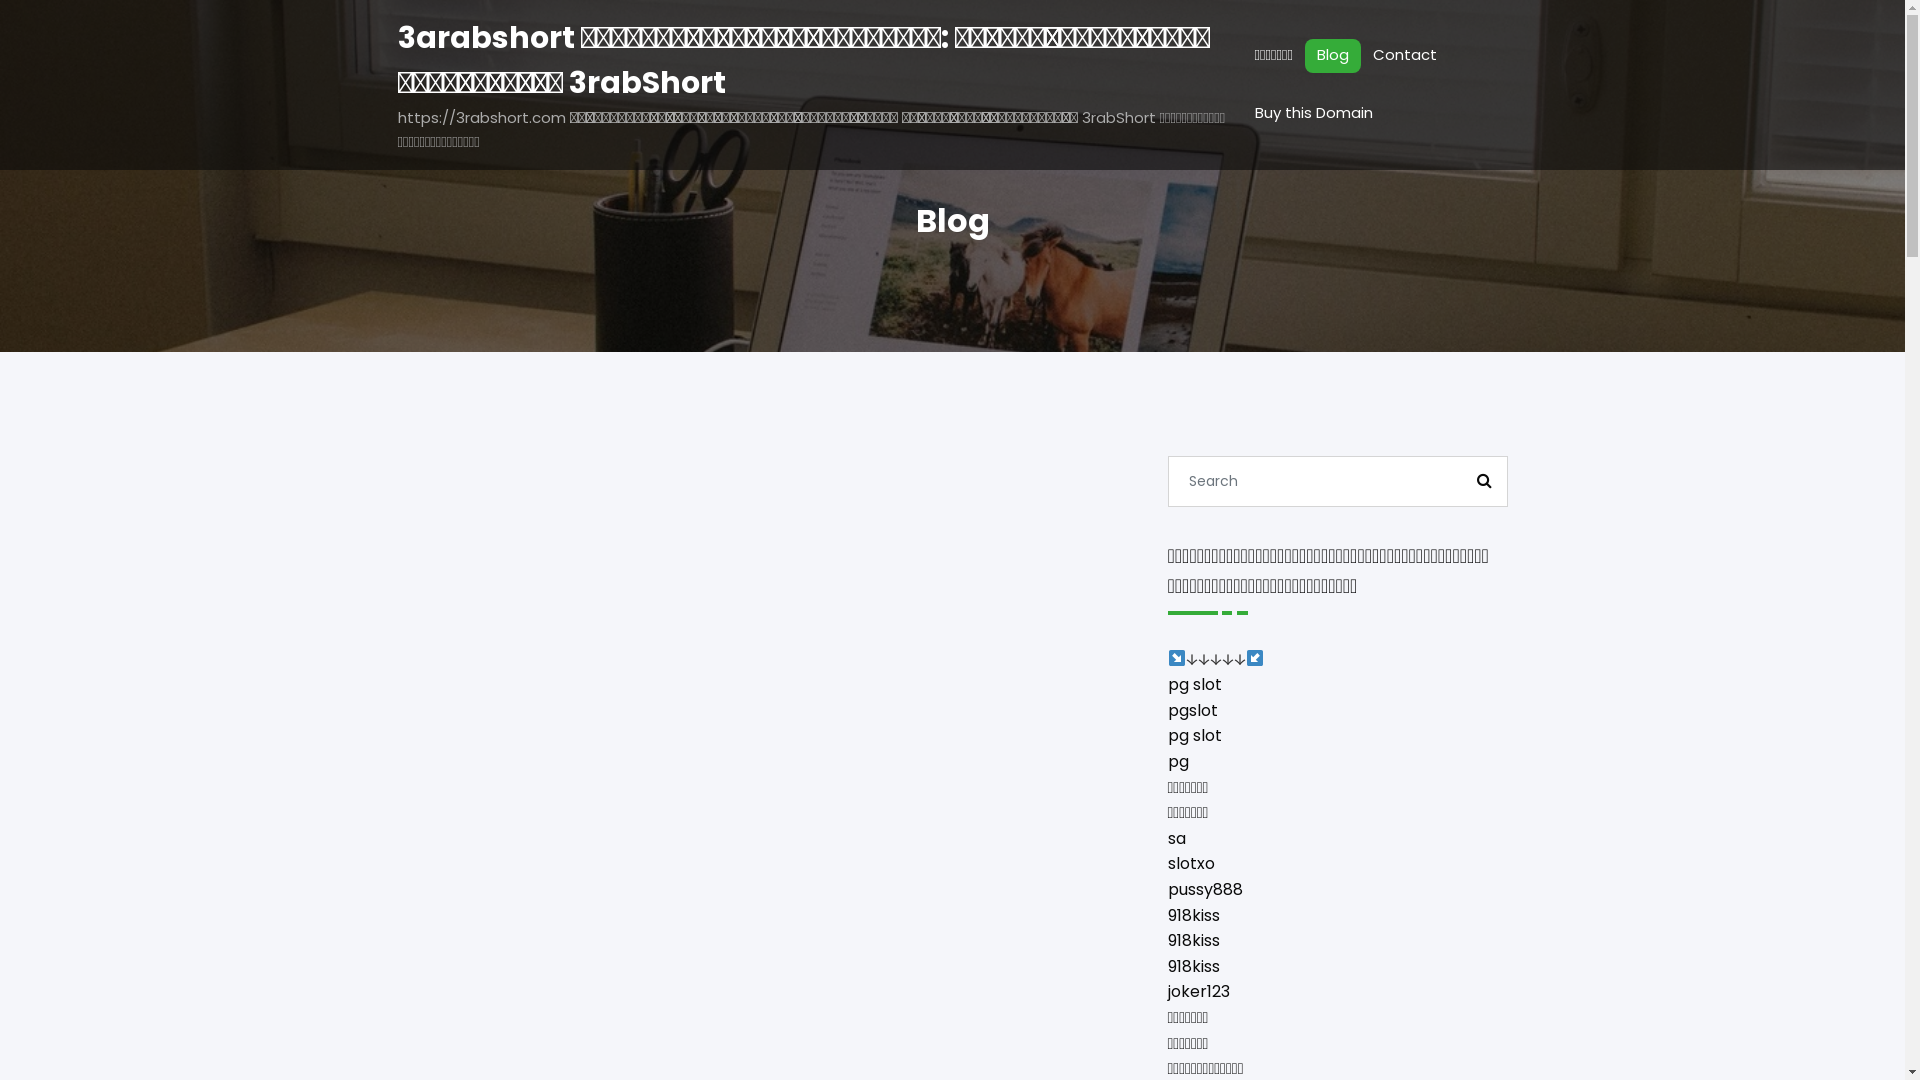 Image resolution: width=1920 pixels, height=1080 pixels. I want to click on '918kiss', so click(1194, 940).